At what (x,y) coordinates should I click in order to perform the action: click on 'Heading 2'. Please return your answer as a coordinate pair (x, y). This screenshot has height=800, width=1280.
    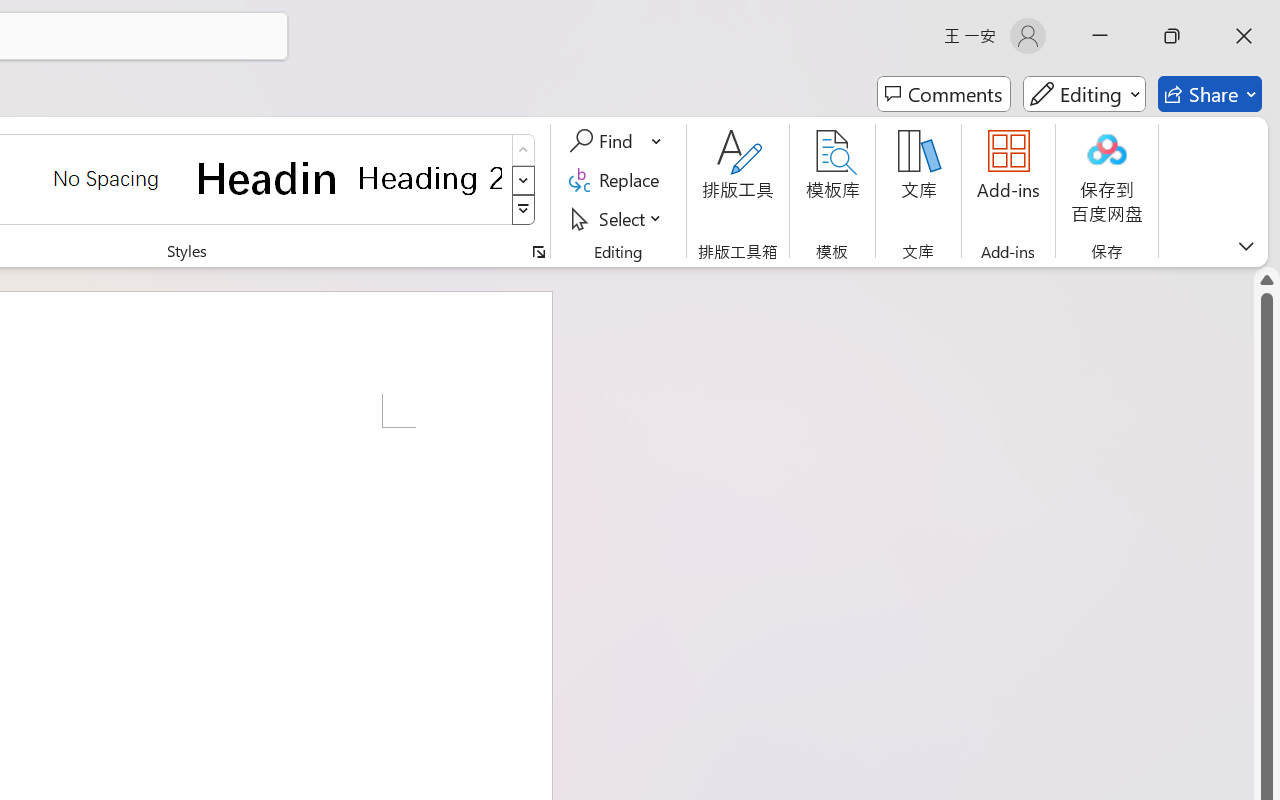
    Looking at the image, I should click on (429, 177).